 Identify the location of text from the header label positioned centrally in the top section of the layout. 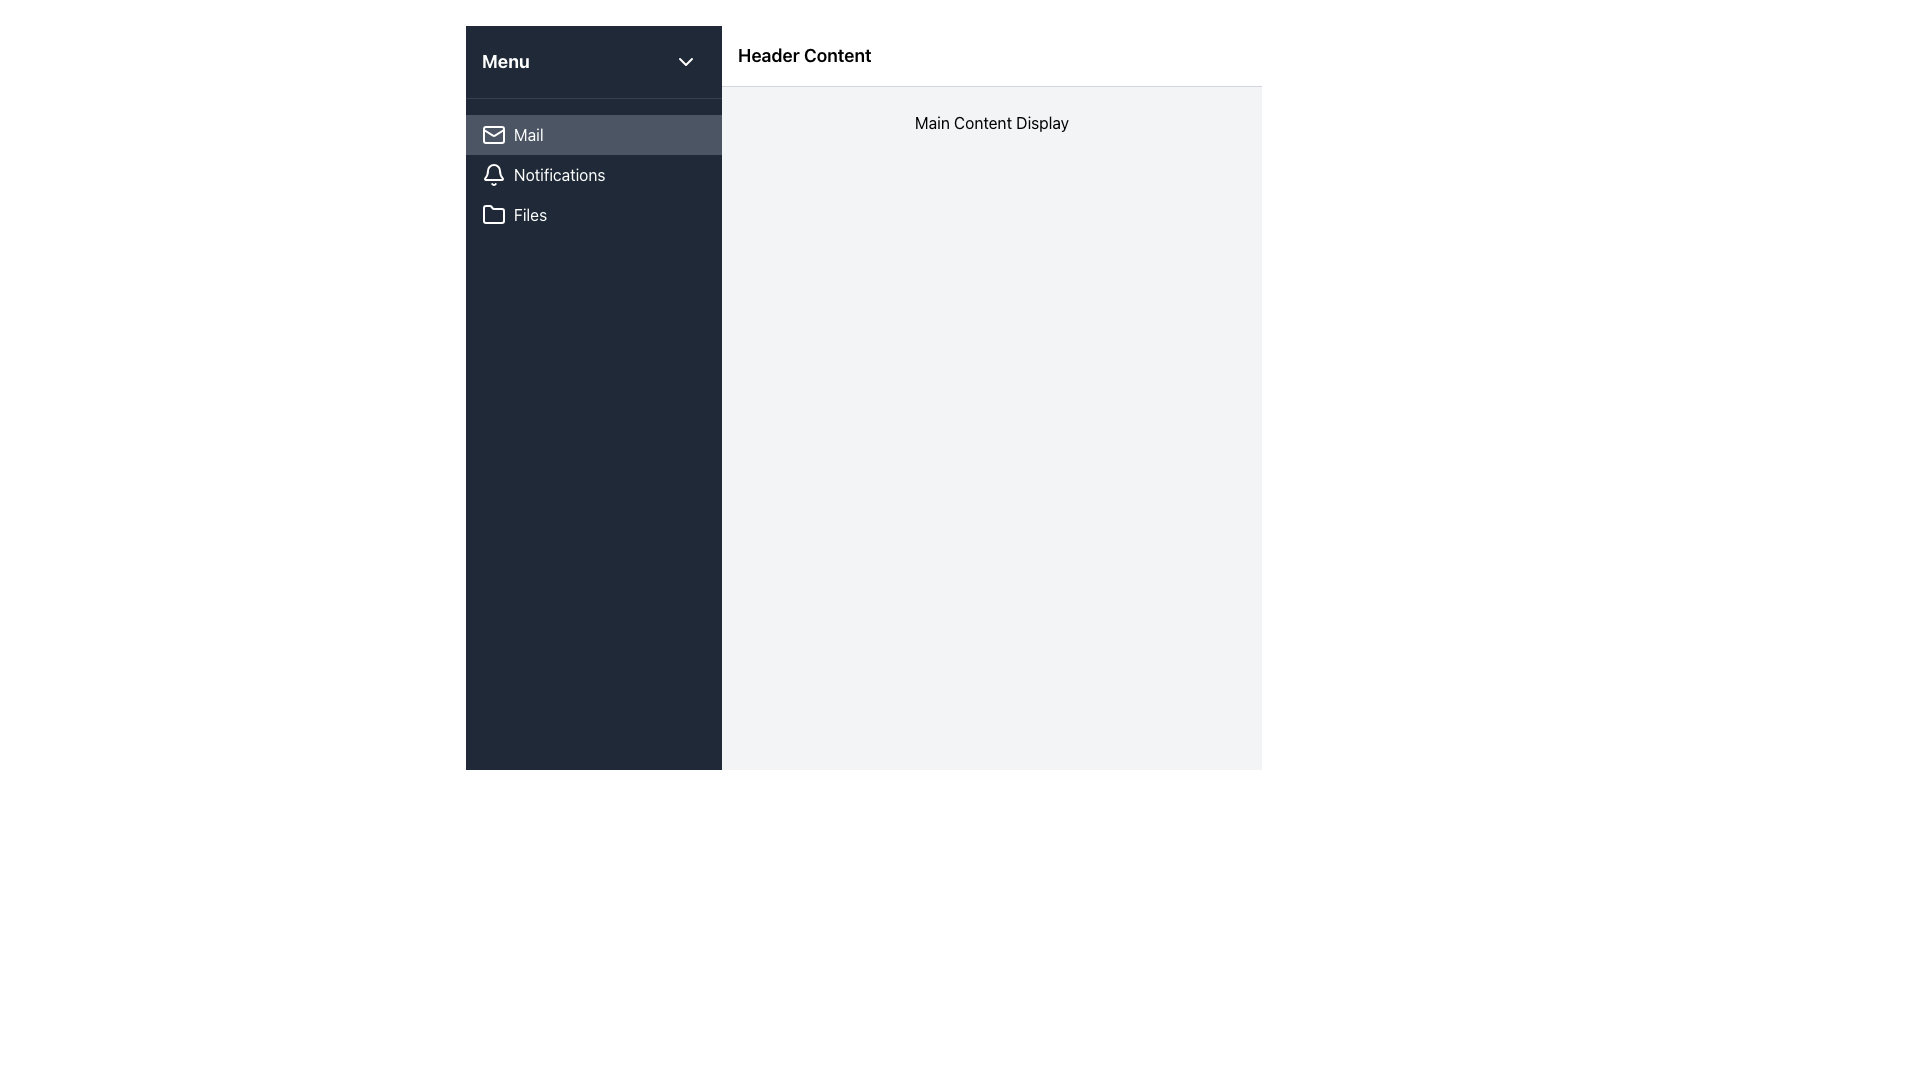
(804, 55).